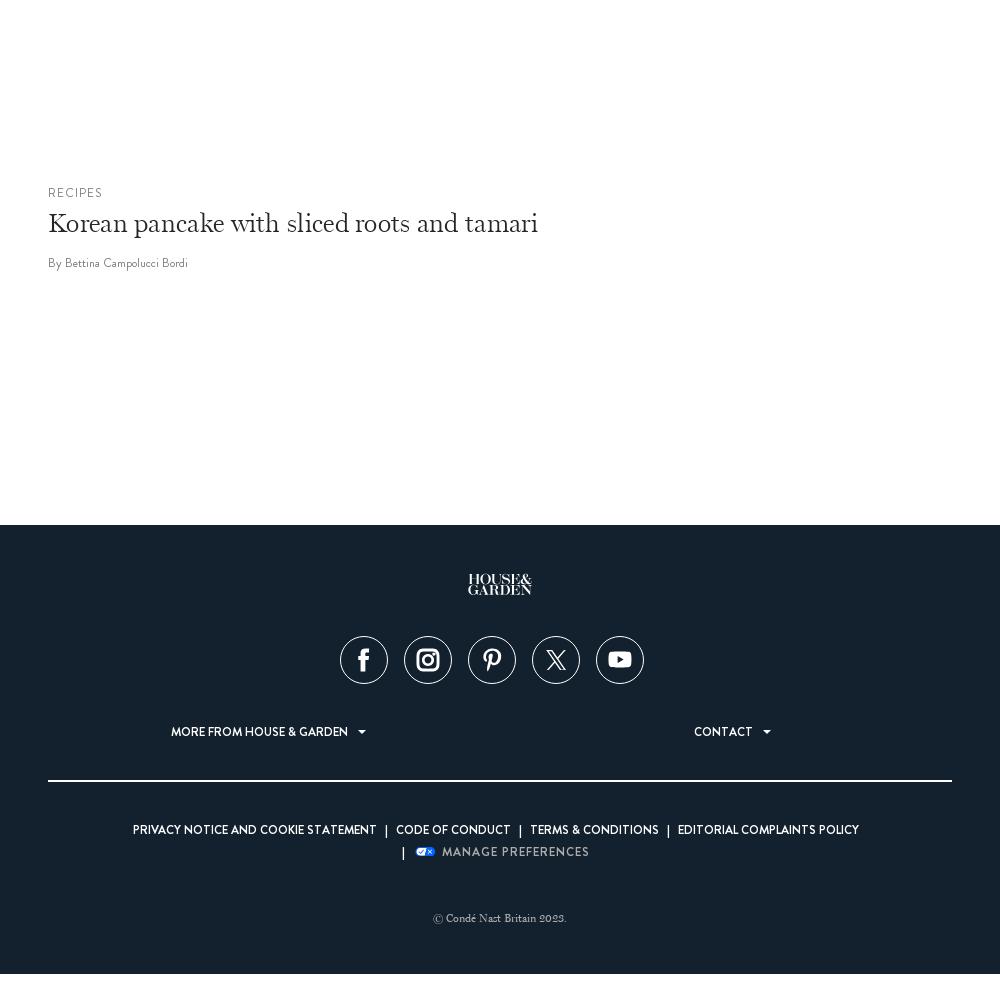 This screenshot has width=1000, height=983. What do you see at coordinates (721, 731) in the screenshot?
I see `'Contact'` at bounding box center [721, 731].